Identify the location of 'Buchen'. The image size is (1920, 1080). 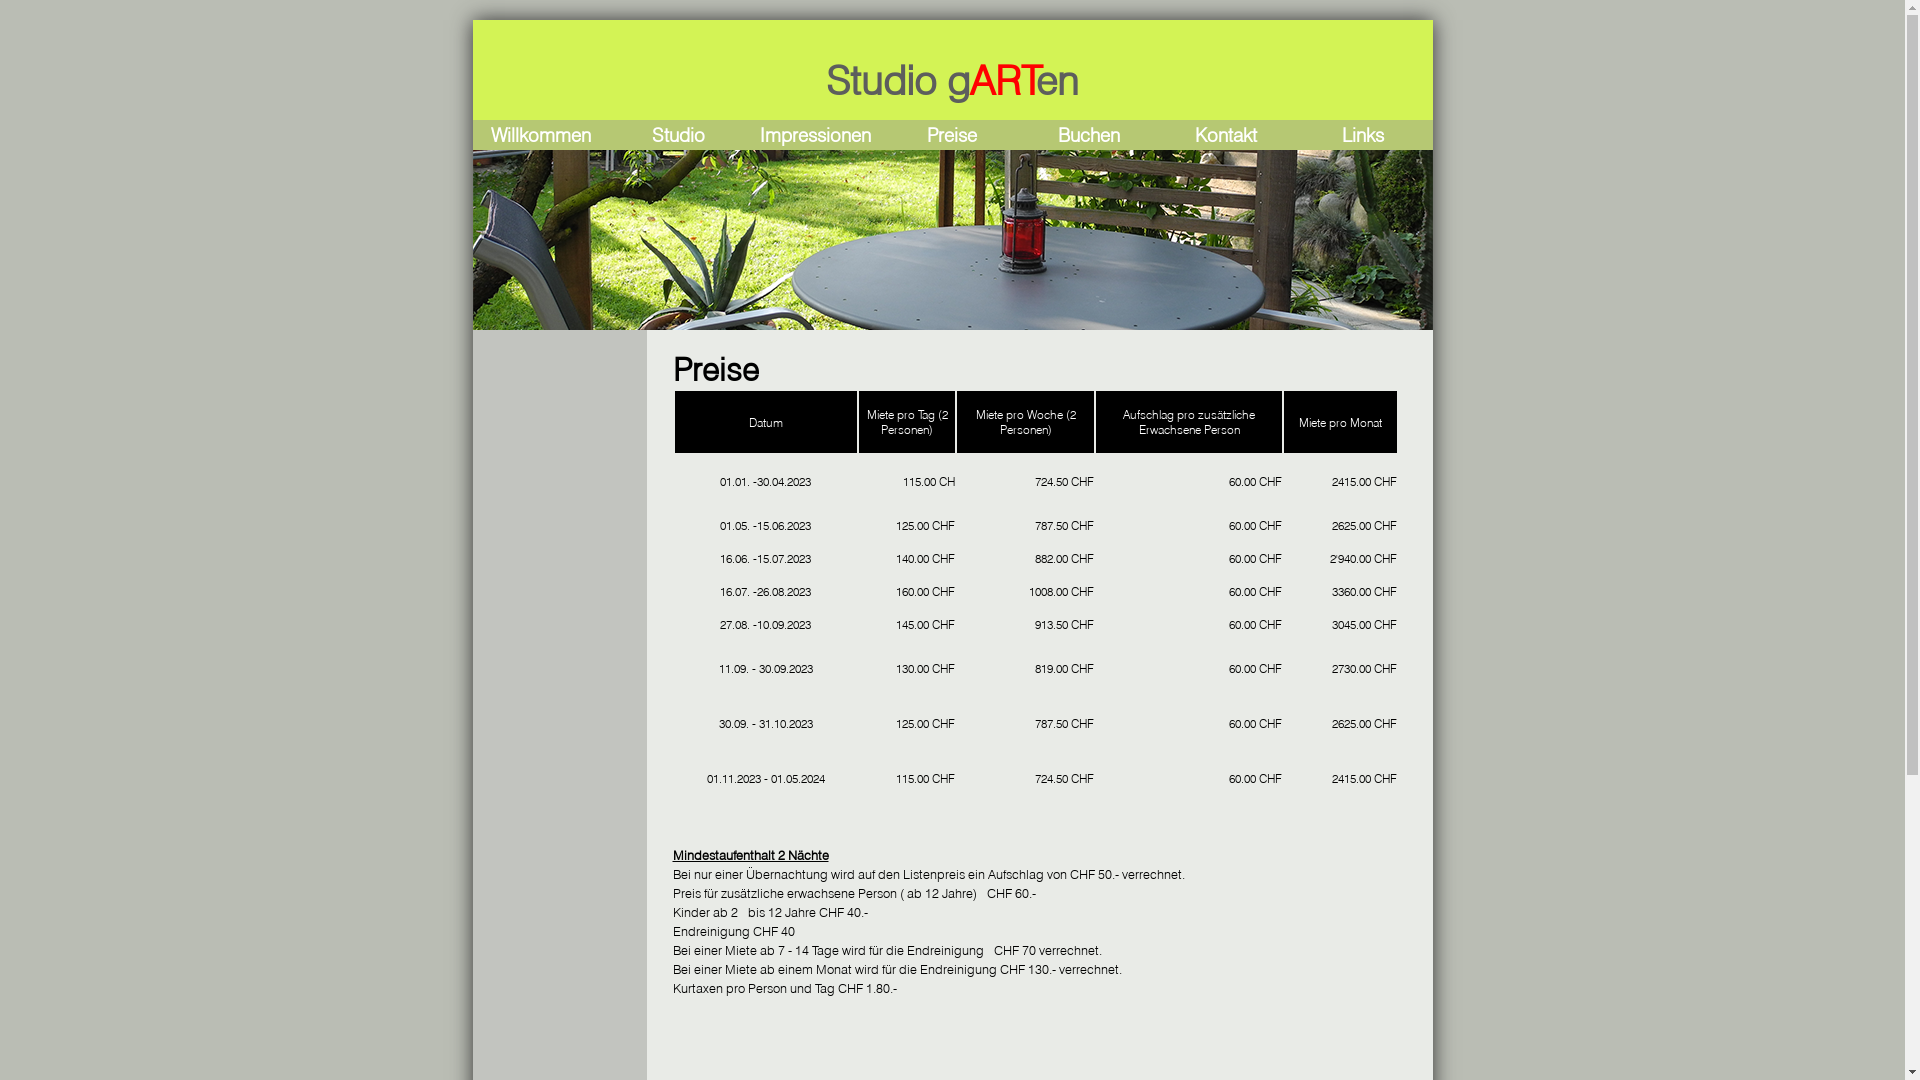
(1088, 135).